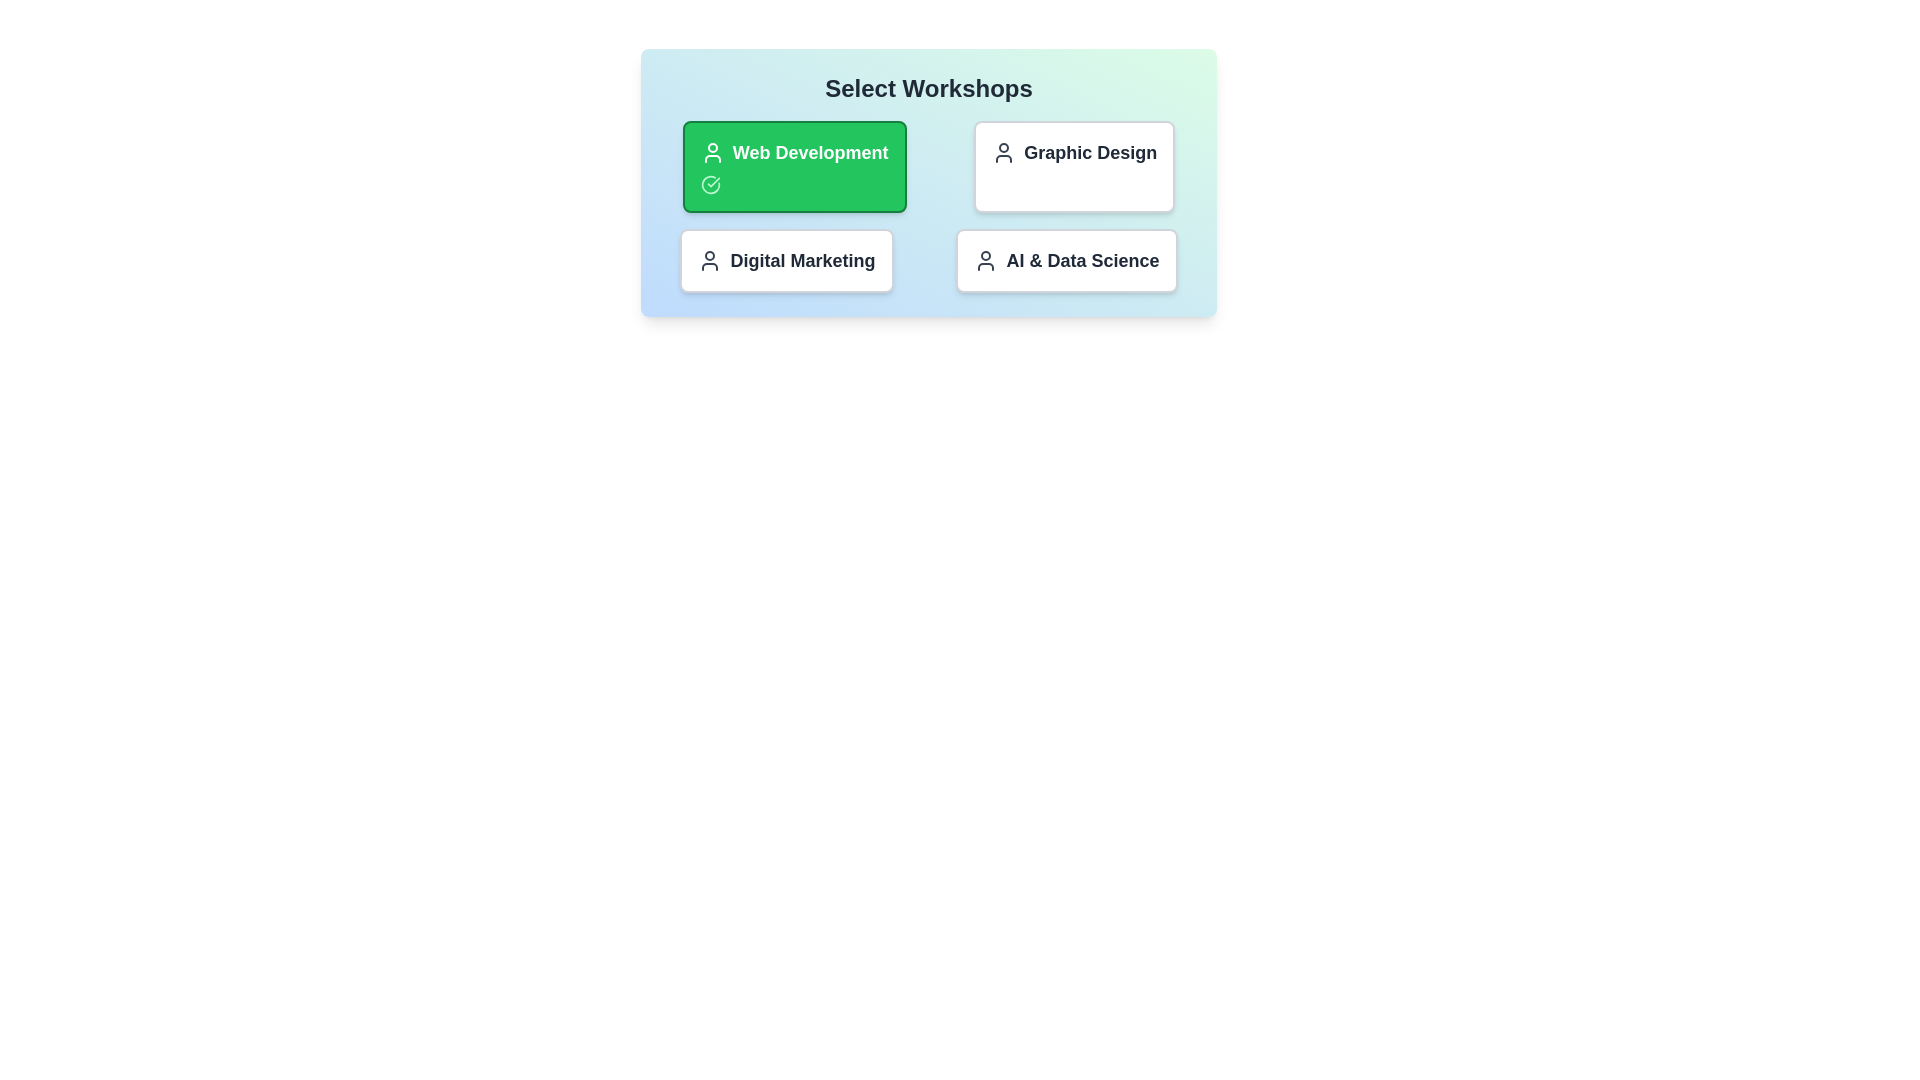 This screenshot has height=1080, width=1920. Describe the element at coordinates (786, 260) in the screenshot. I see `the workshop titled Digital Marketing to observe hover effects` at that location.